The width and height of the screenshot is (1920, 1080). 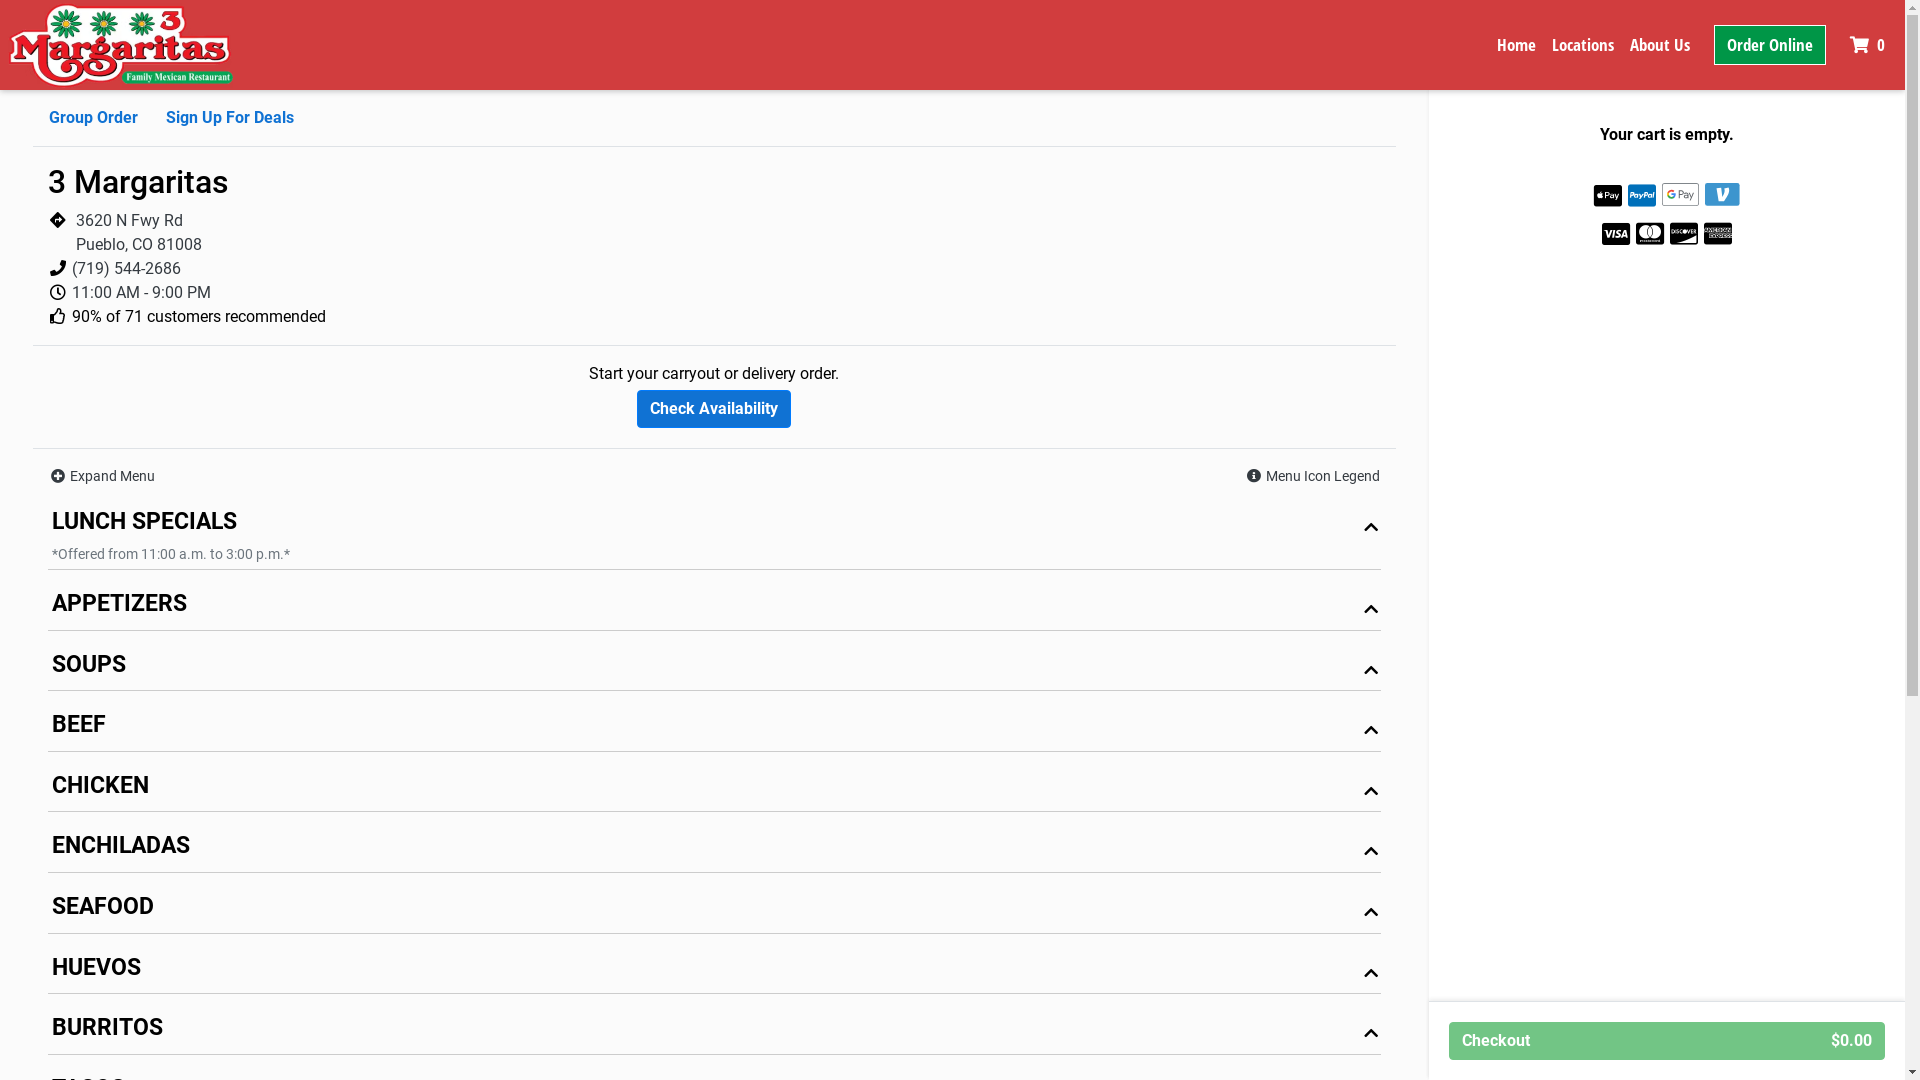 I want to click on 'Menu Icon Legend', so click(x=1312, y=476).